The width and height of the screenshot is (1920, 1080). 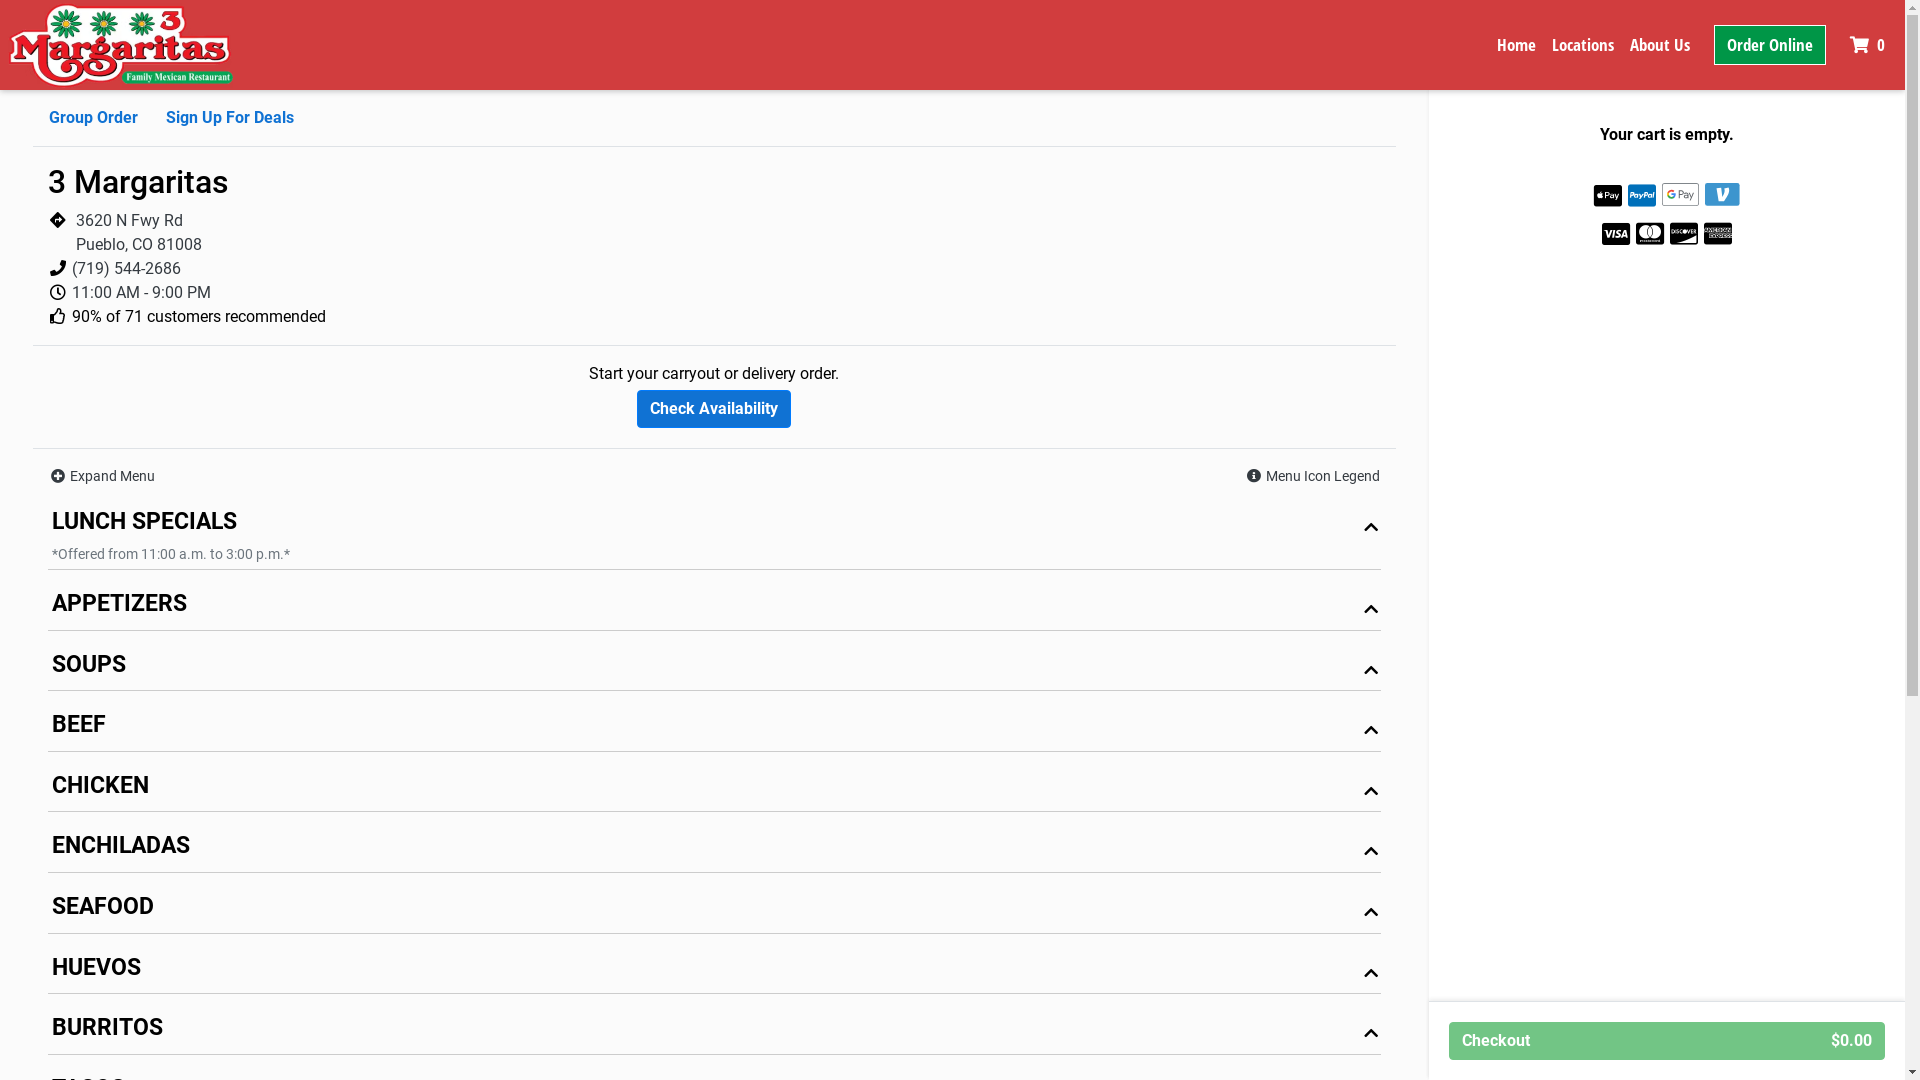 I want to click on 'Menu Icon Legend', so click(x=1312, y=476).